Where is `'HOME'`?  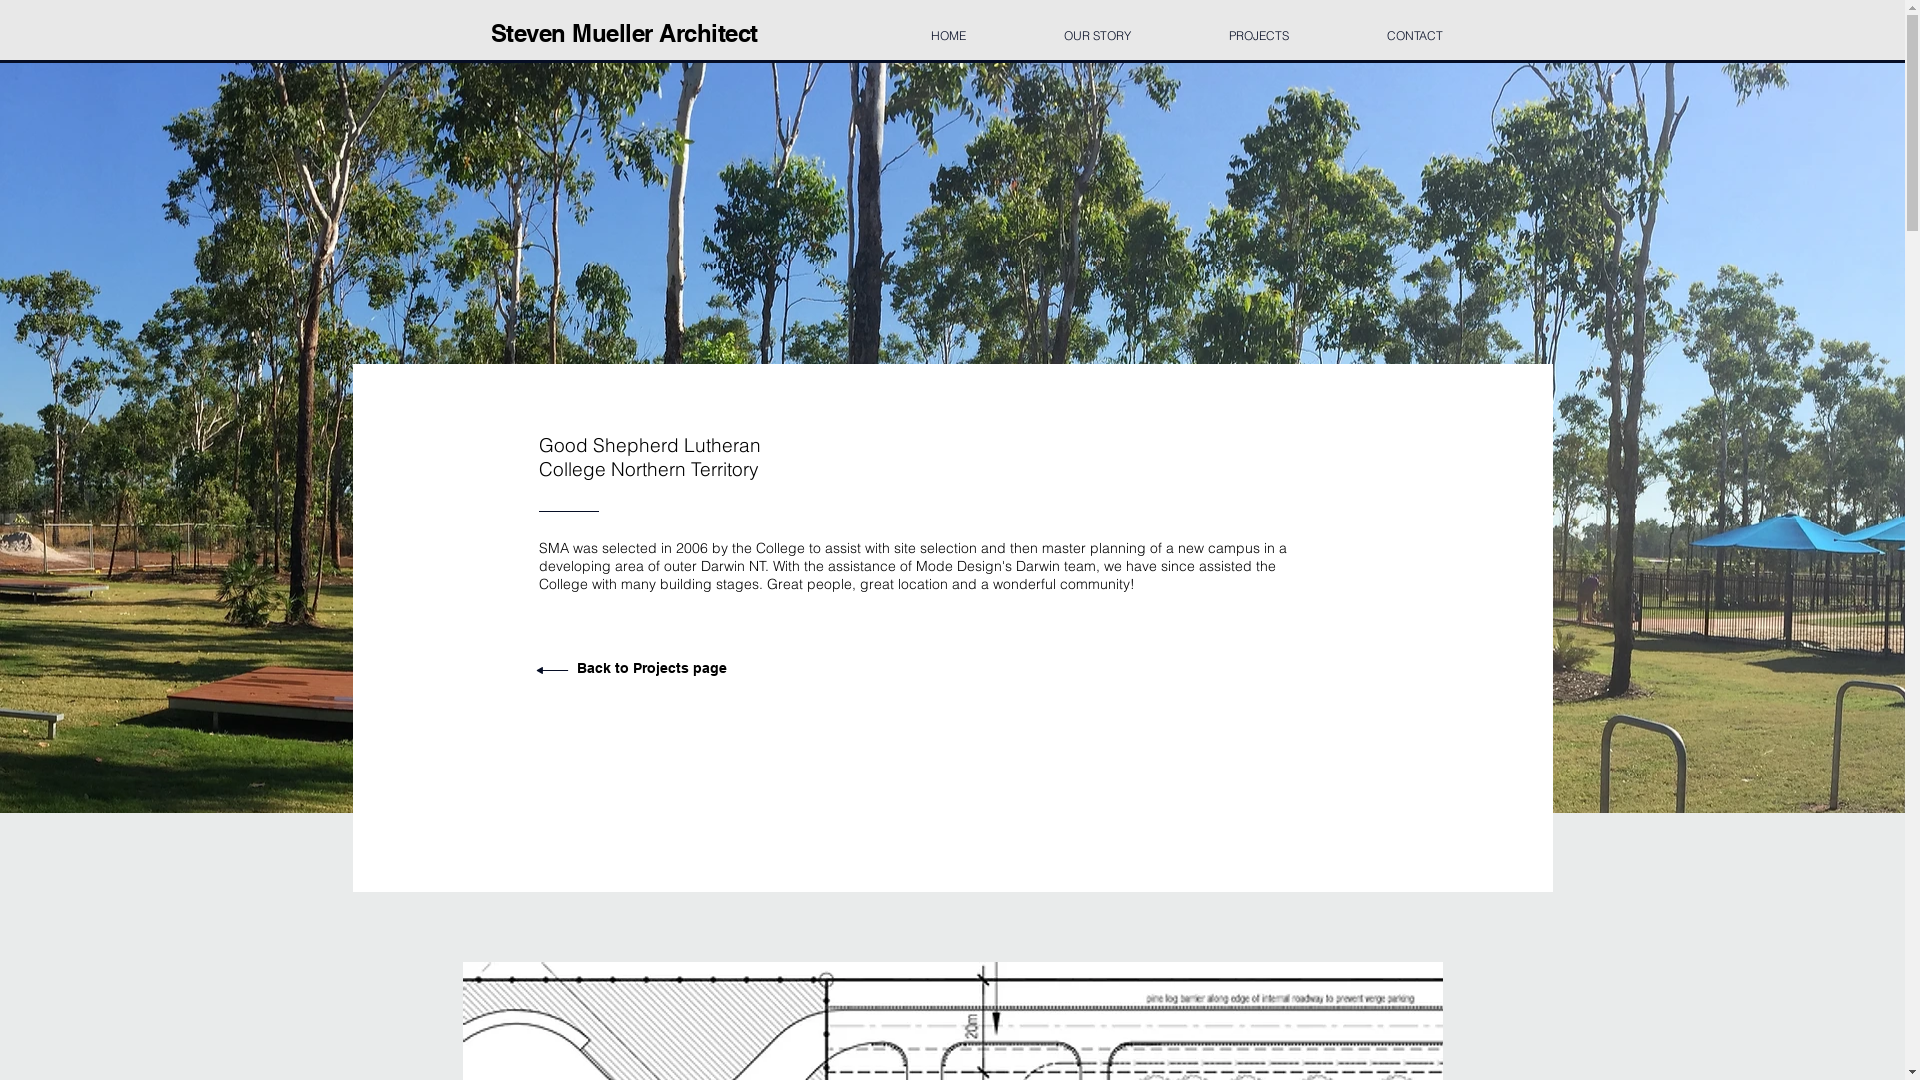
'HOME' is located at coordinates (881, 27).